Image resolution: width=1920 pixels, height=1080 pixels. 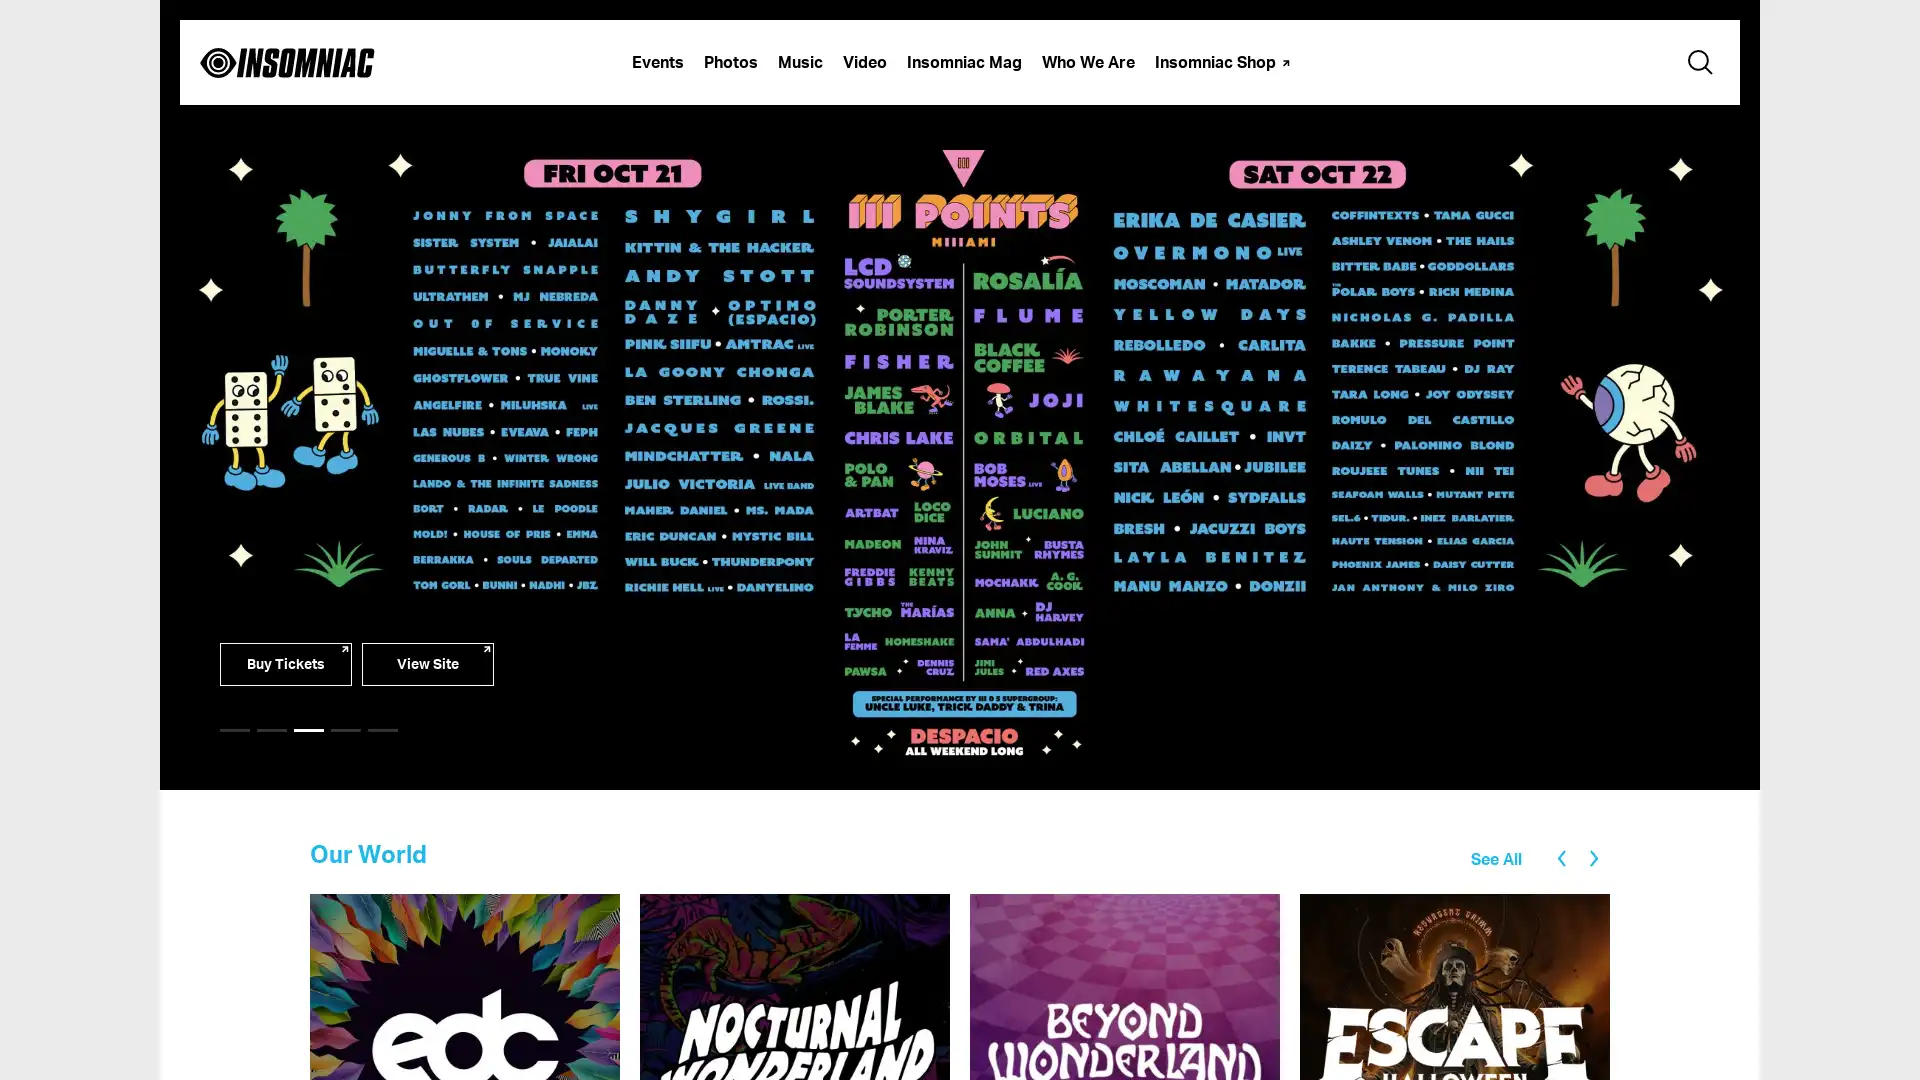 What do you see at coordinates (1598, 856) in the screenshot?
I see `Next` at bounding box center [1598, 856].